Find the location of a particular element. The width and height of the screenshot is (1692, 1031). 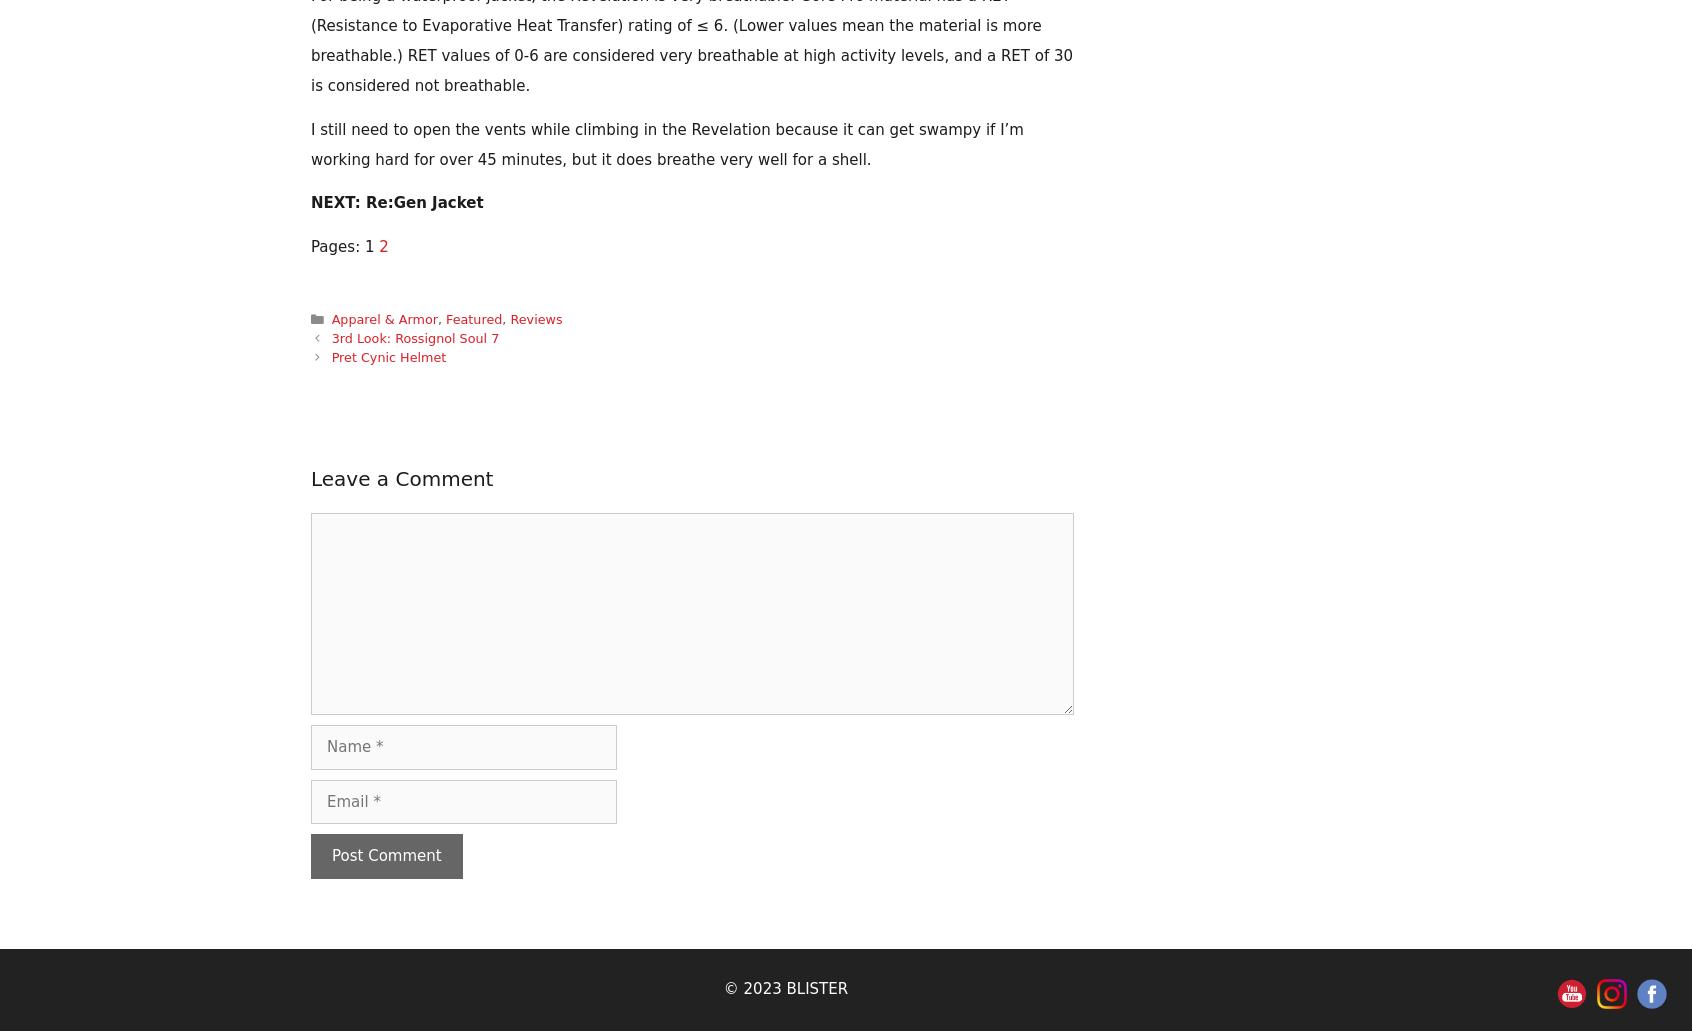

'I still need to open the vents while climbing in the Revelation because it can get swampy if I’m working hard for over 45 minutes, but it does breathe very well for a shell.' is located at coordinates (666, 143).